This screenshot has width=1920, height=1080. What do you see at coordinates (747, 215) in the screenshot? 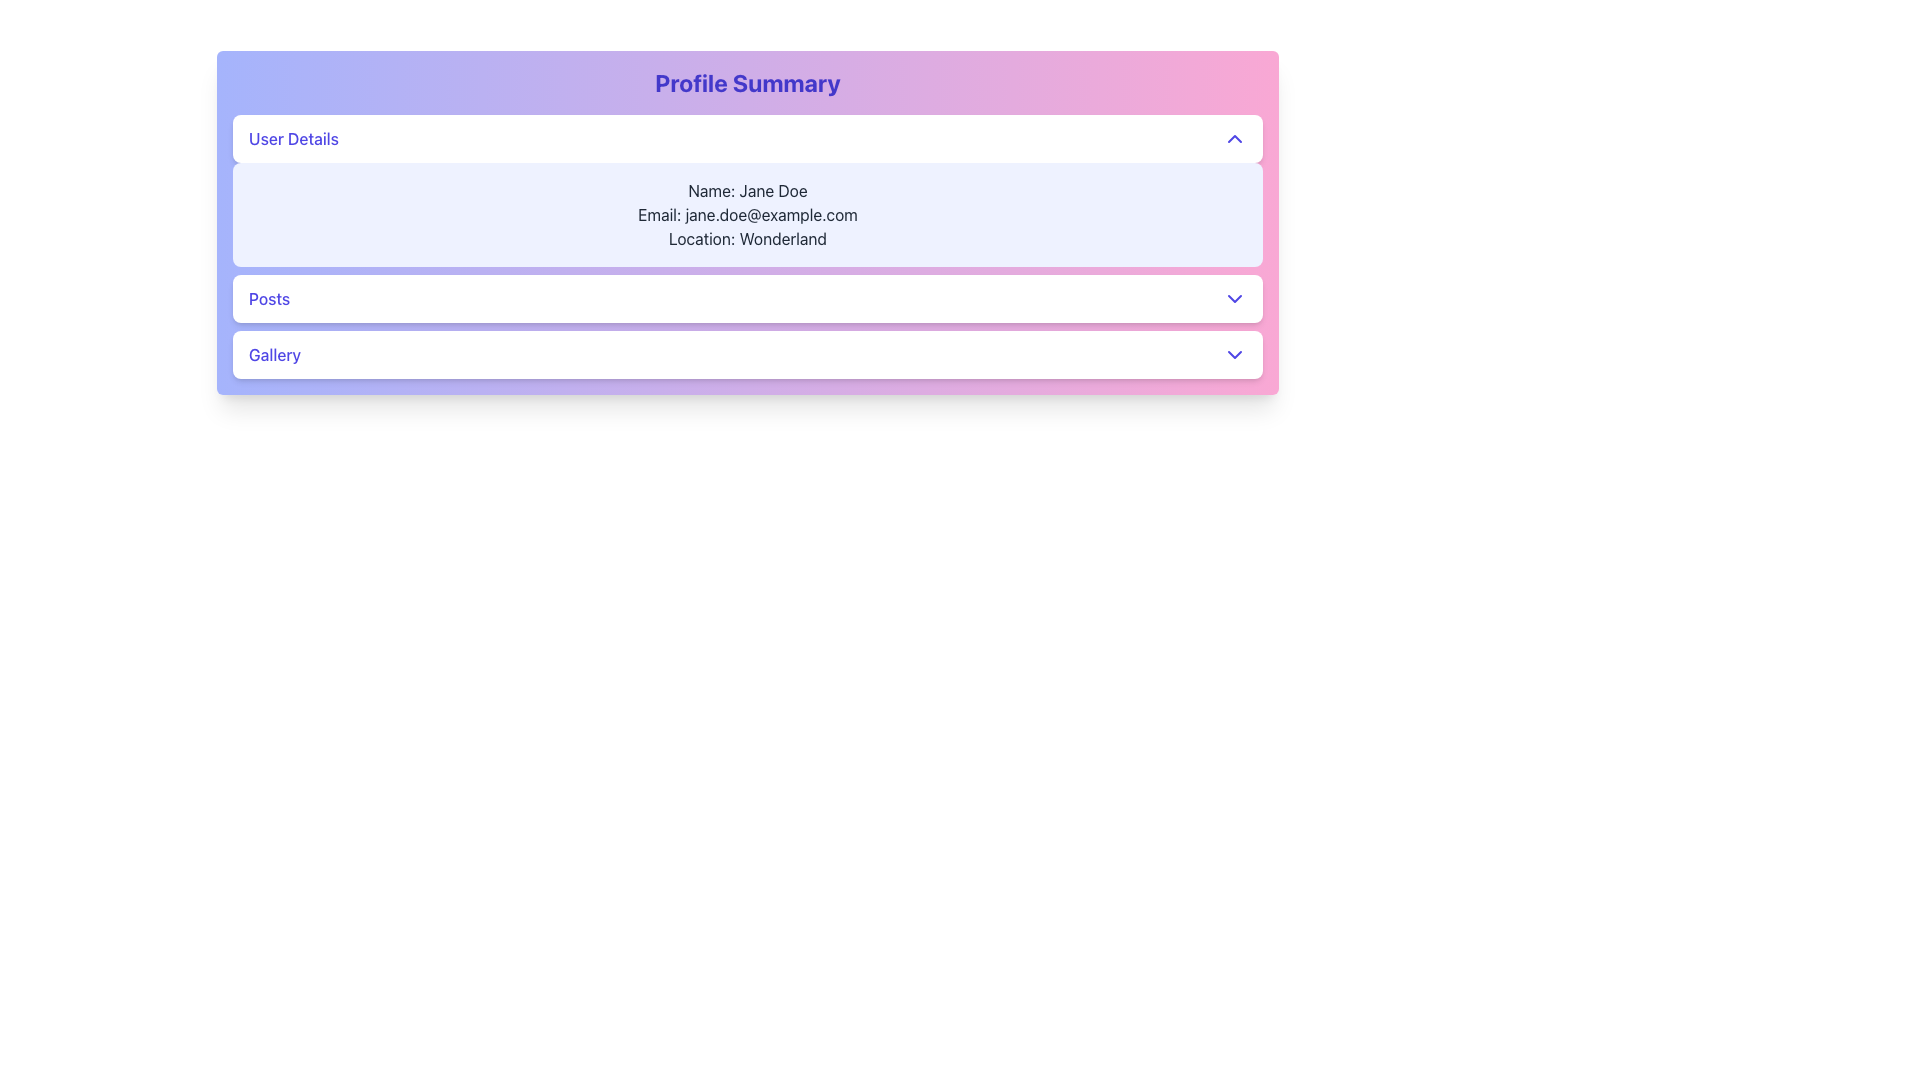
I see `the static text label displaying the email address 'Email: jane.doe@example.com' located in the 'User Details' section` at bounding box center [747, 215].